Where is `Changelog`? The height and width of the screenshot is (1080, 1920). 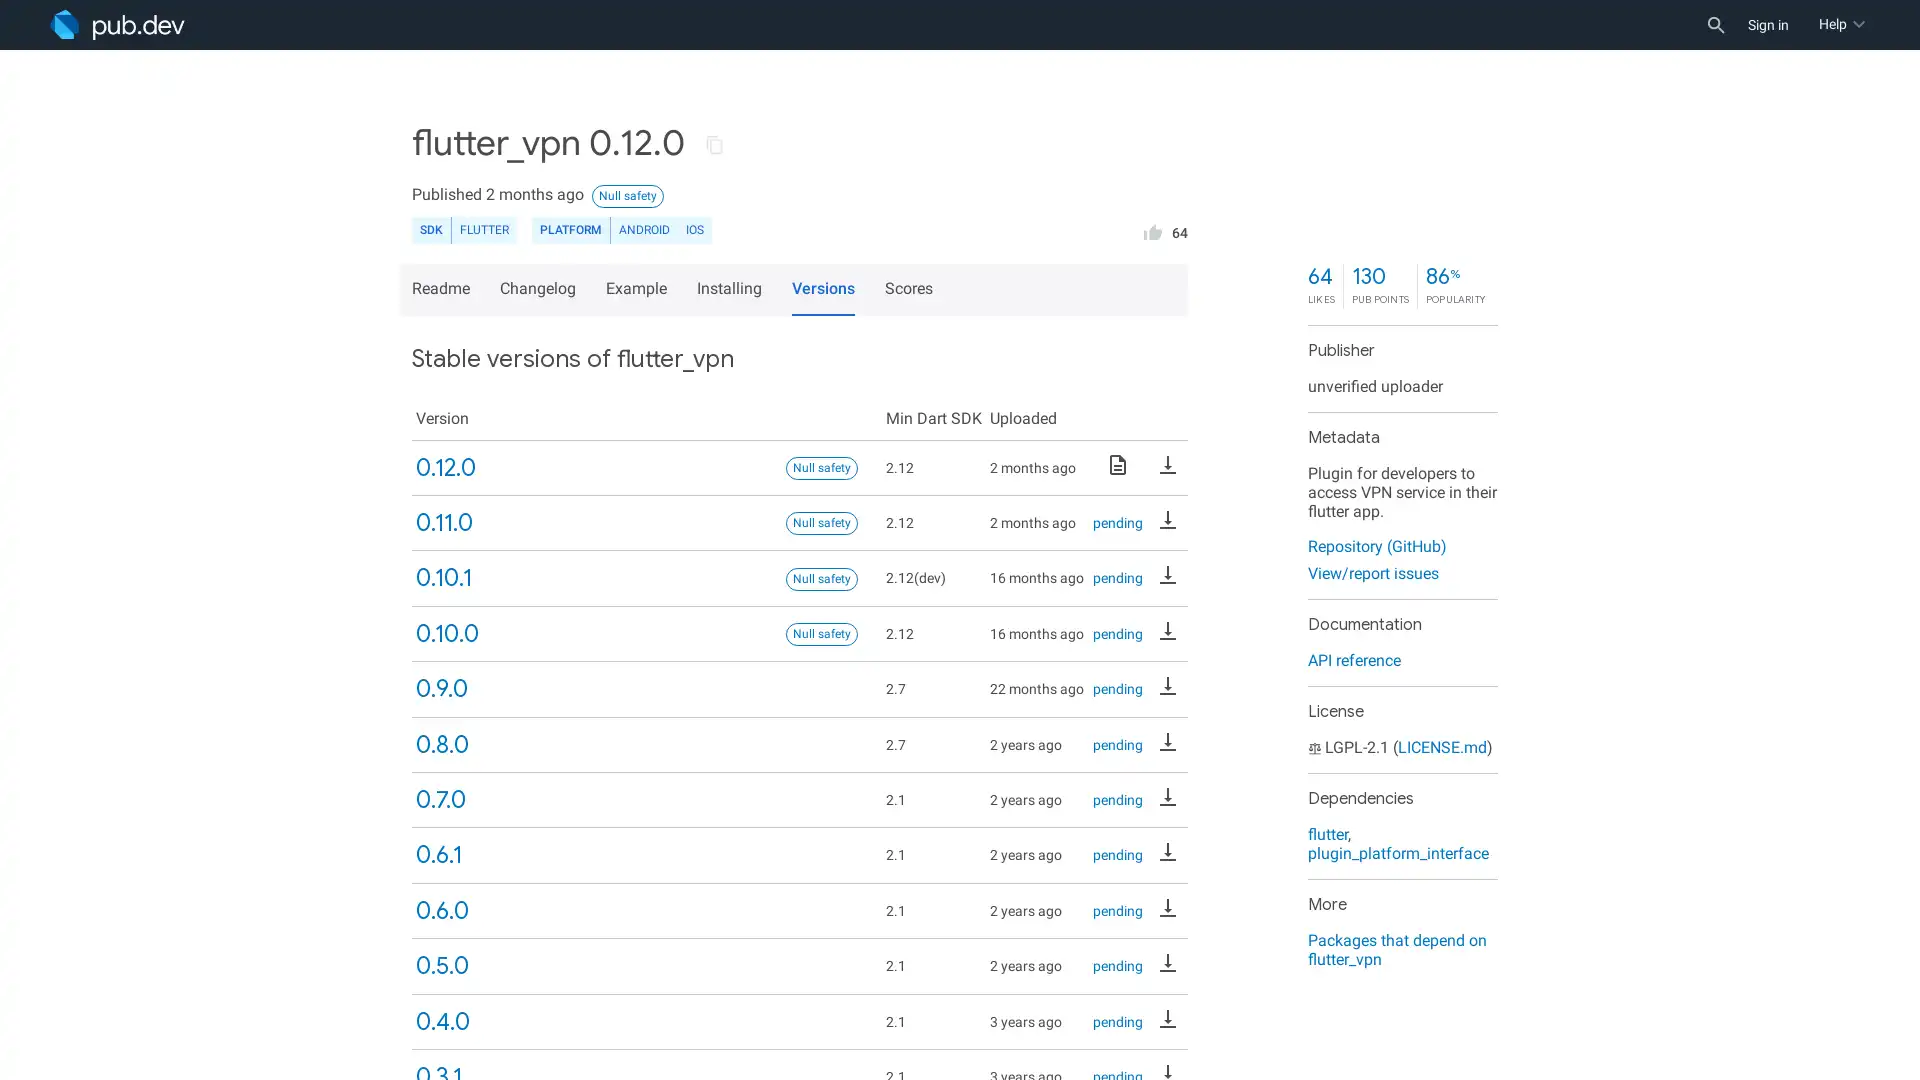 Changelog is located at coordinates (541, 289).